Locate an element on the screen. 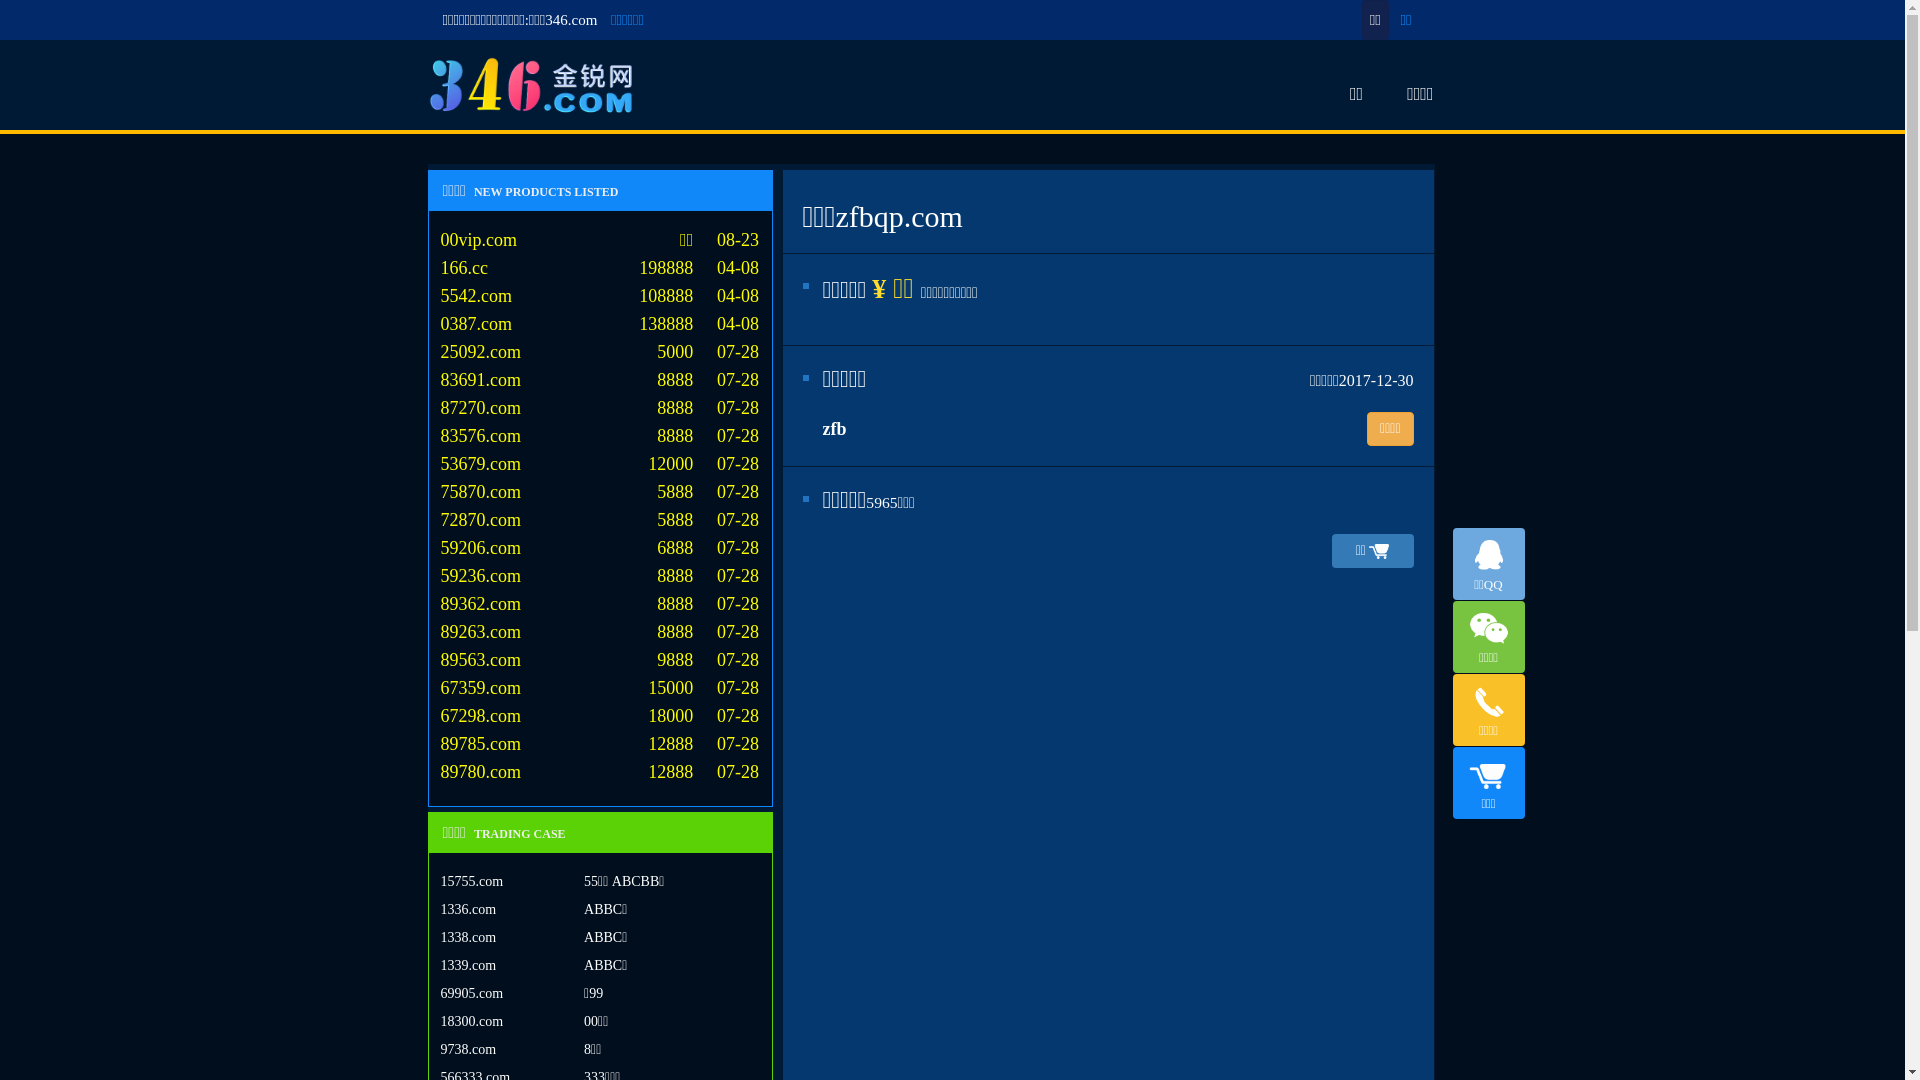  '83691.com 8888 07-28' is located at coordinates (598, 388).